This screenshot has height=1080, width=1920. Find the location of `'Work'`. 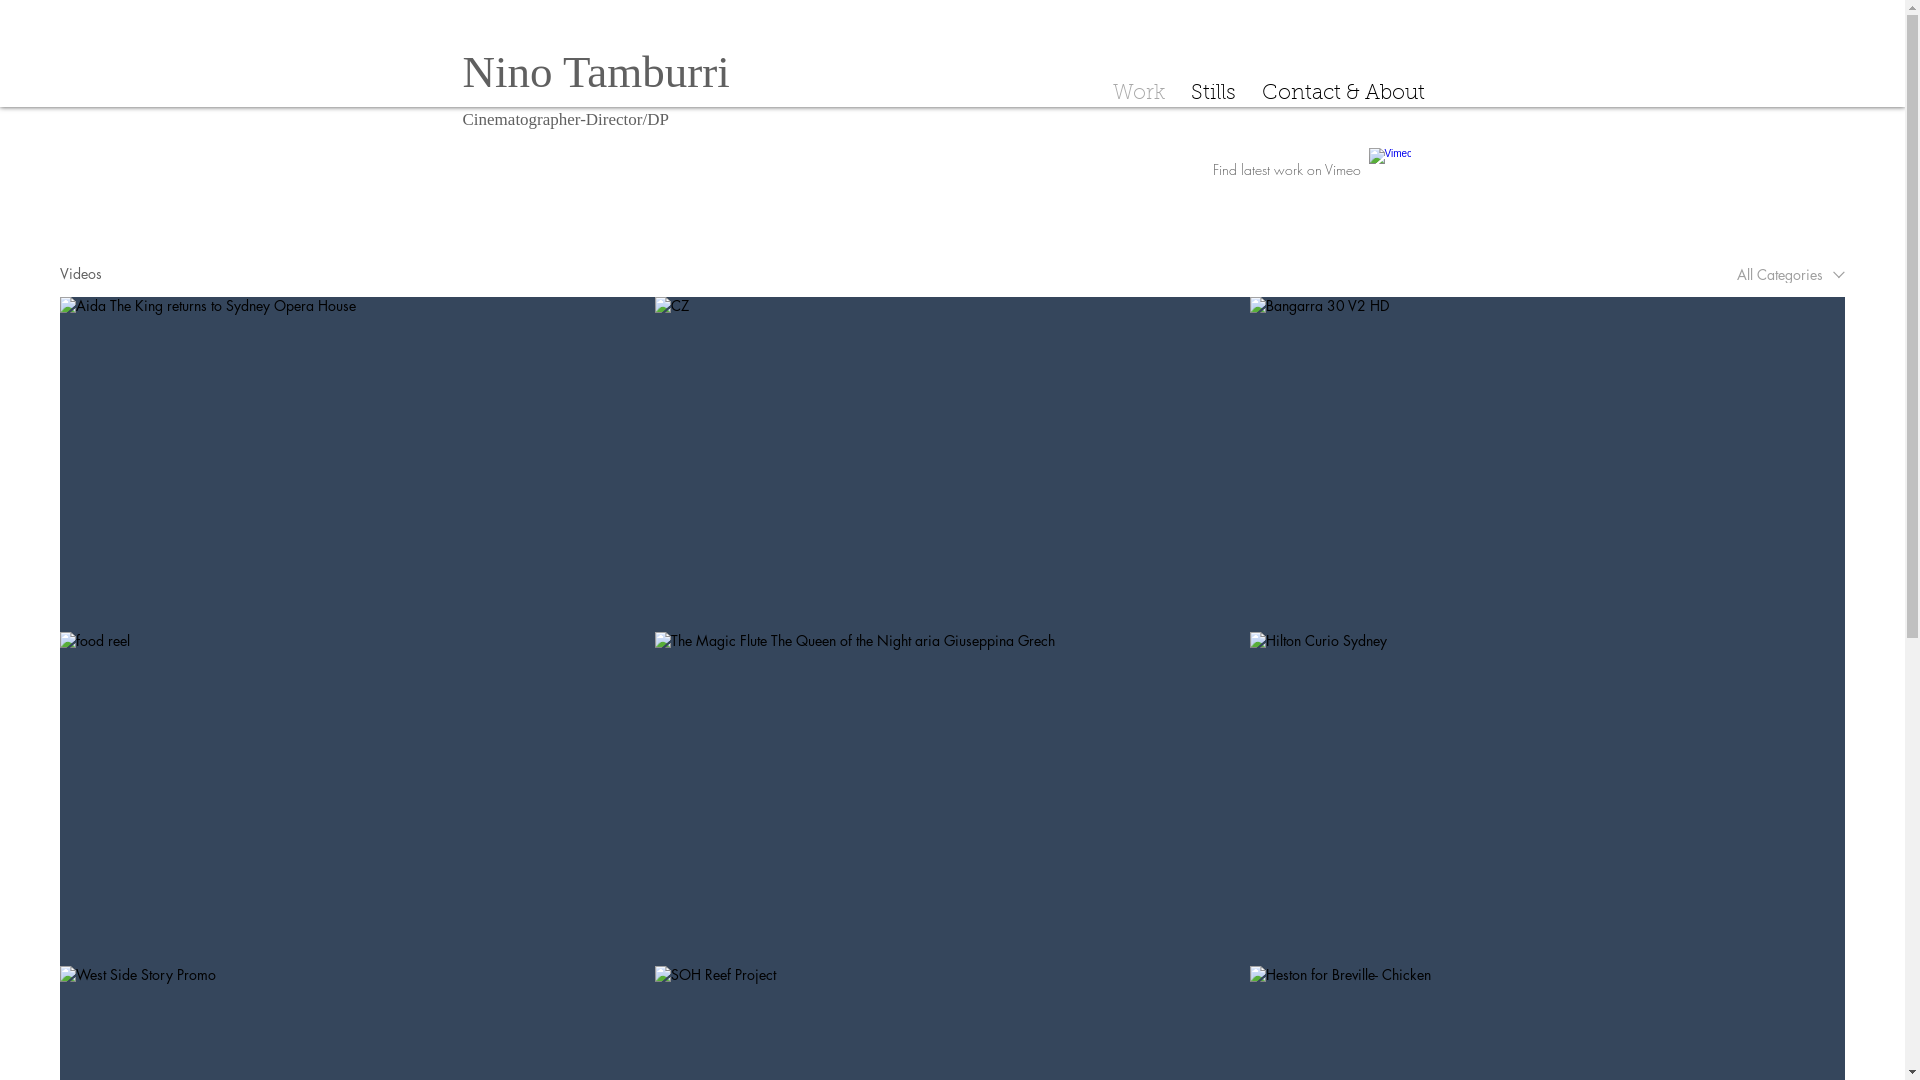

'Work' is located at coordinates (1138, 88).